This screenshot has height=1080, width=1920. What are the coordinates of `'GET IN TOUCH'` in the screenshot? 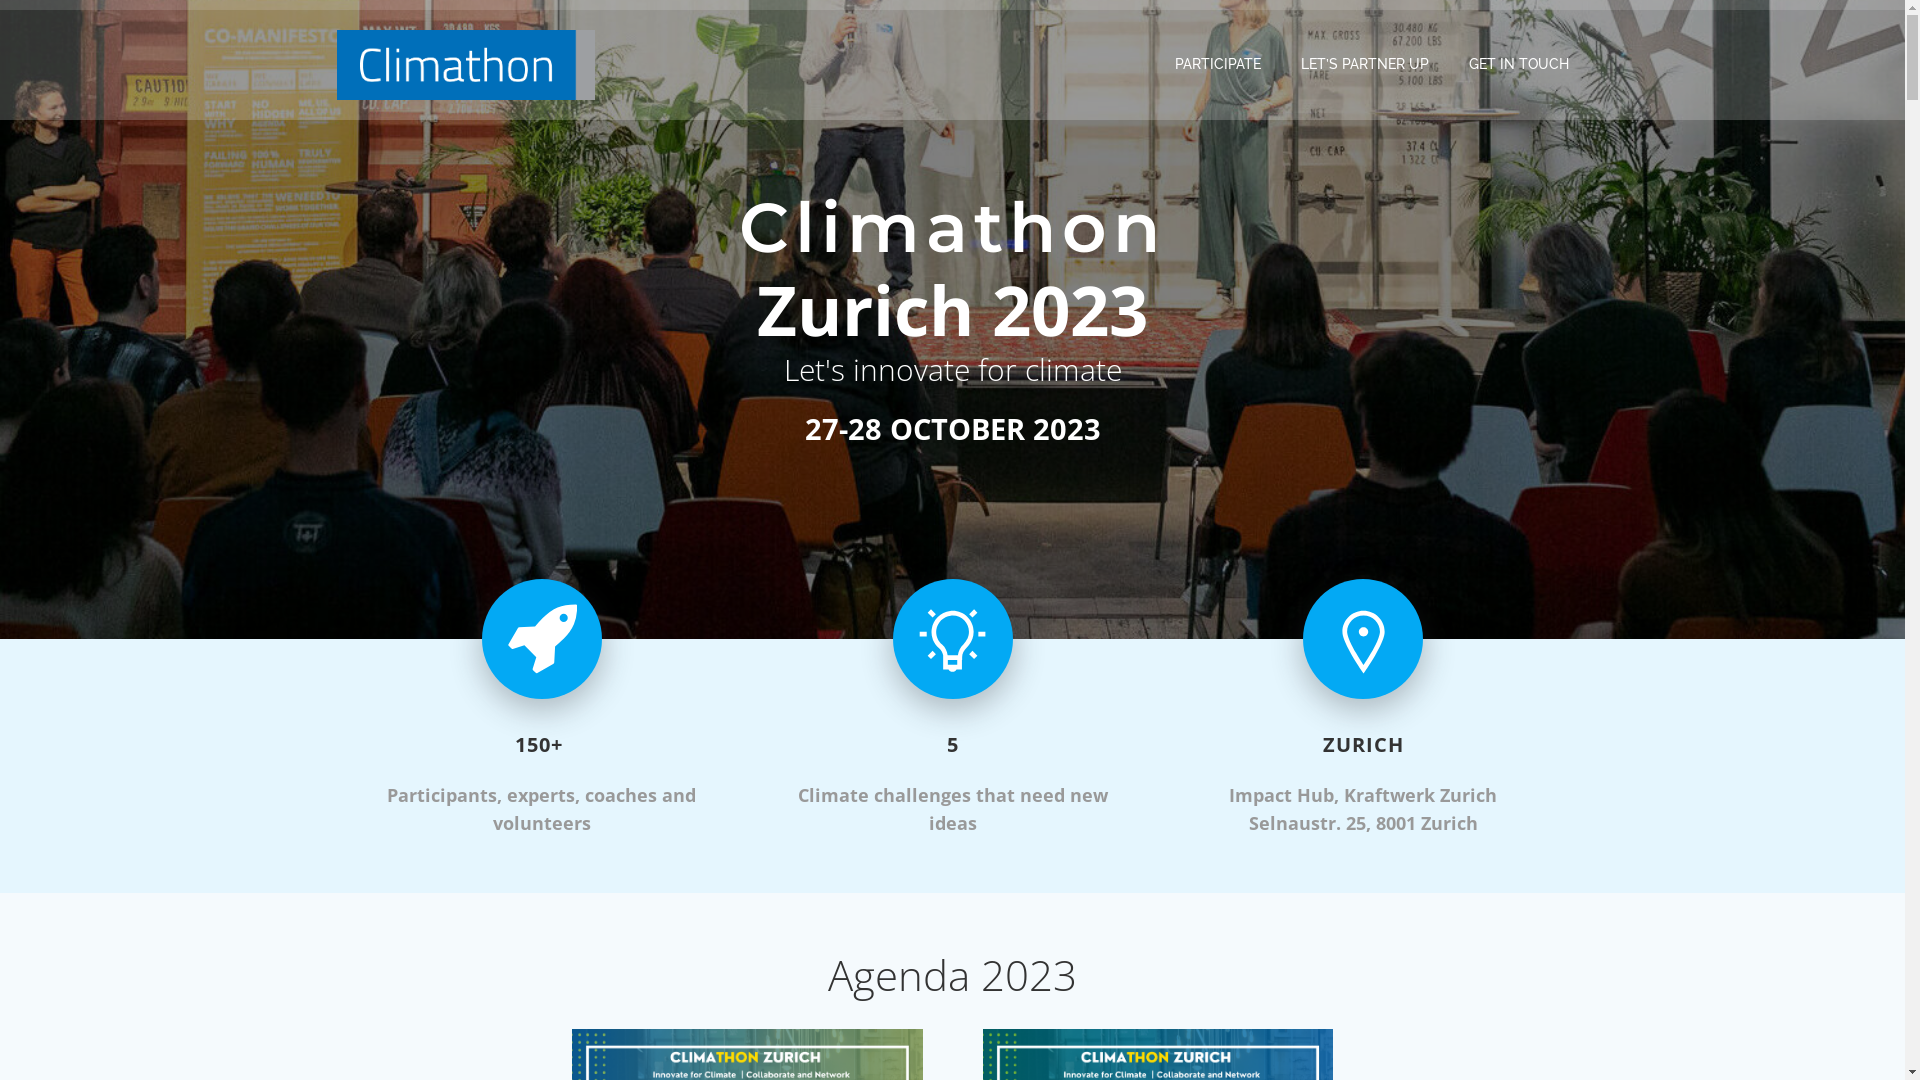 It's located at (1517, 63).